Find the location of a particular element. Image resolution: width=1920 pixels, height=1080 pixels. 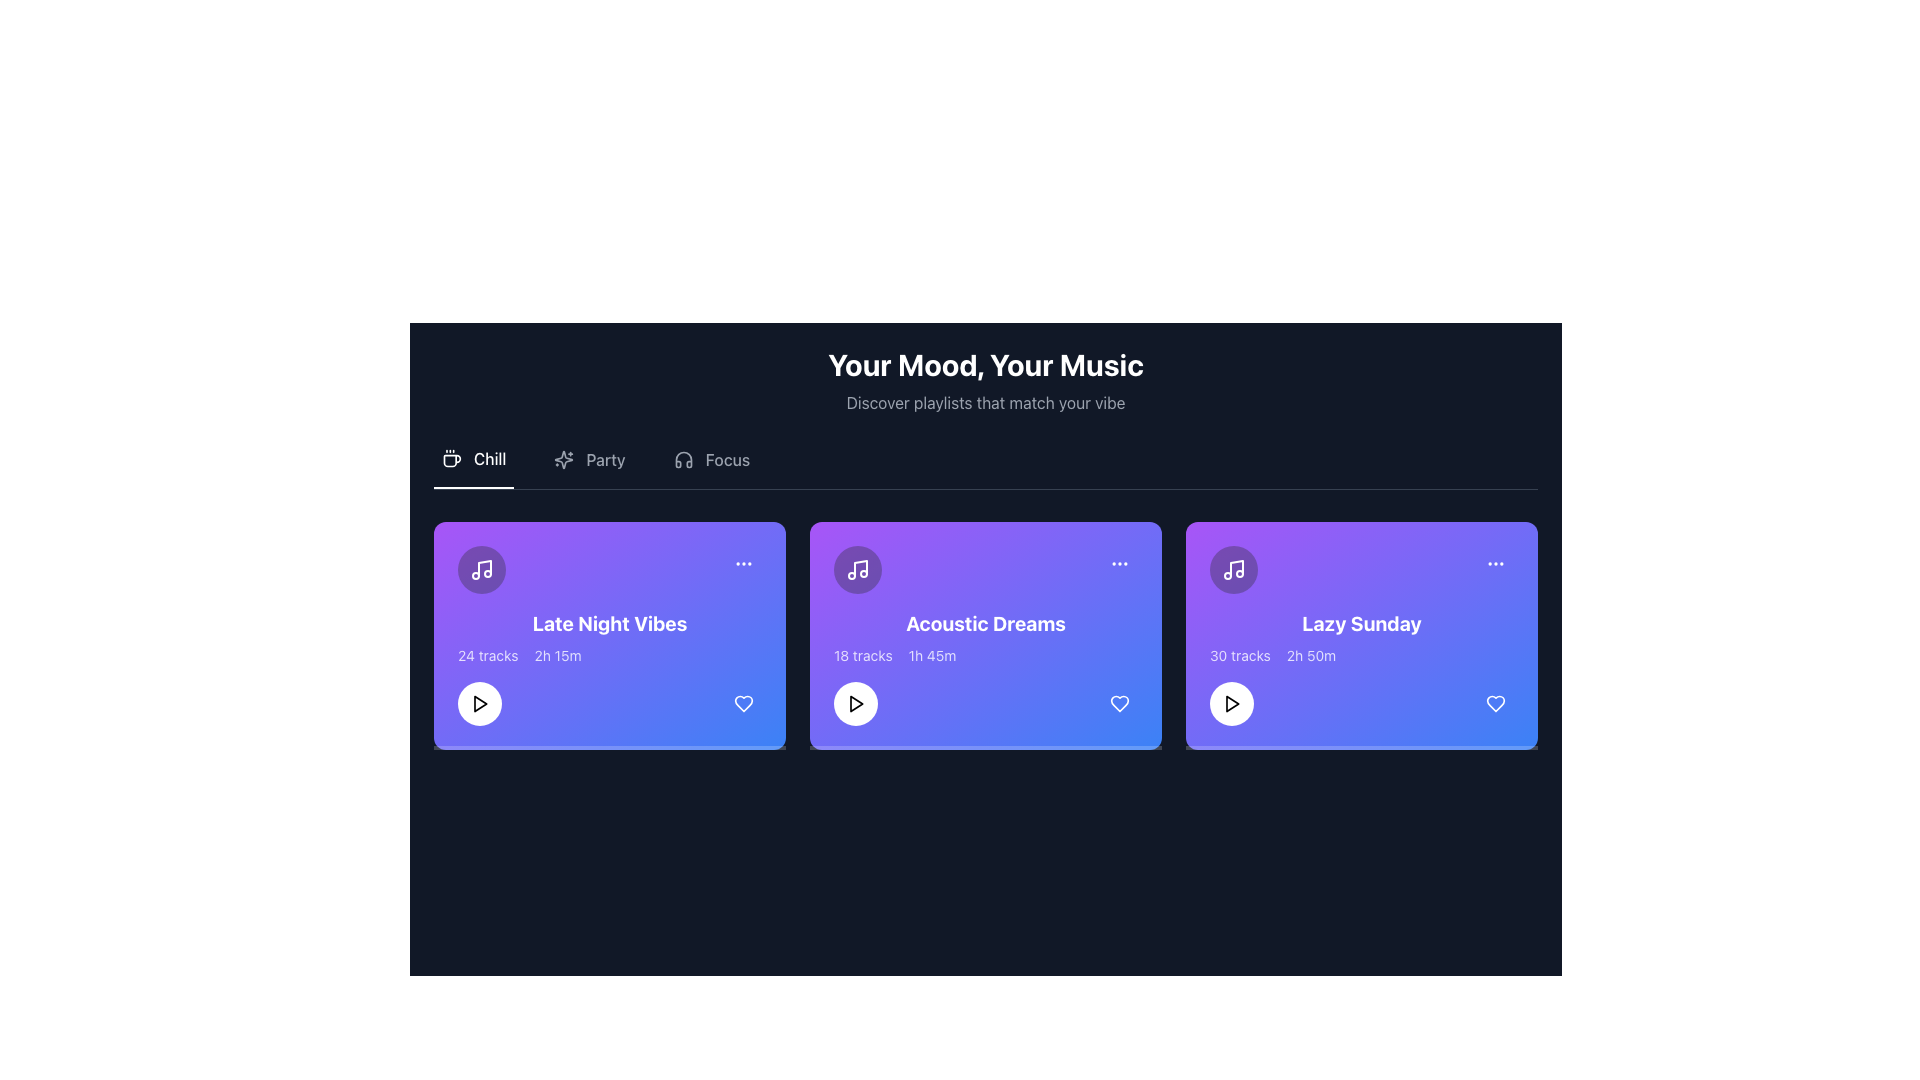

the heart-shaped button outlined in white with a blue background at the bottom-right corner of the 'Lazy Sunday' box to mark it as favorite is located at coordinates (1496, 703).